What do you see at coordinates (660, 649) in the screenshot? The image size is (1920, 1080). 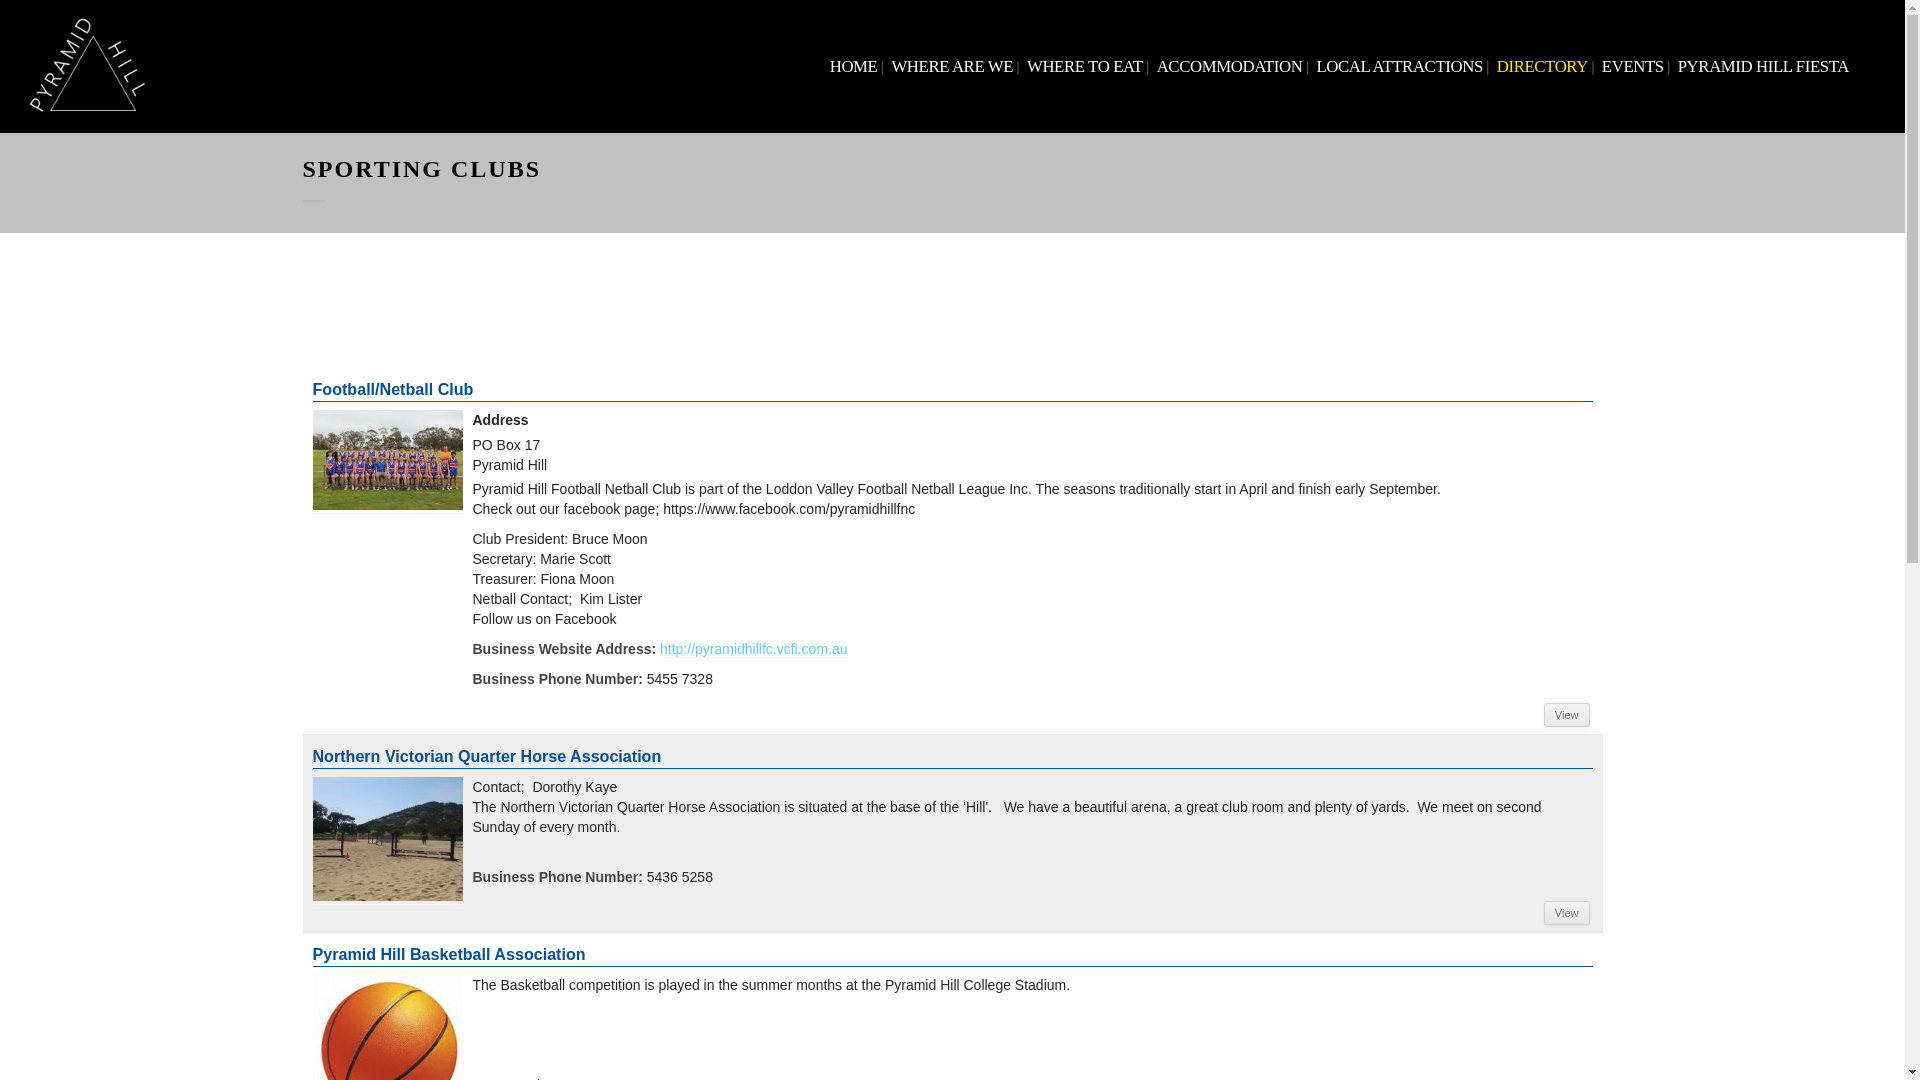 I see `'http://pyramidhillfc.vcfl.com.au'` at bounding box center [660, 649].